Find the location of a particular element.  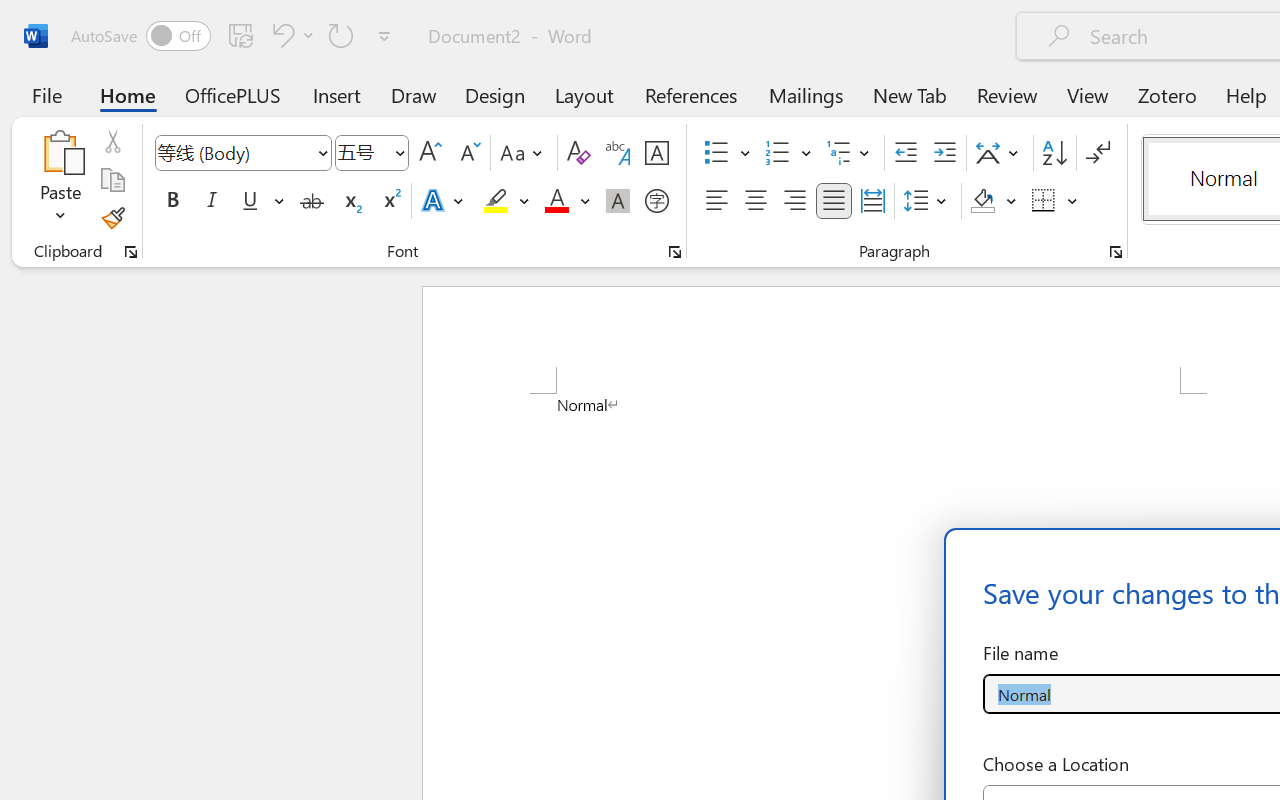

'Save' is located at coordinates (240, 34).